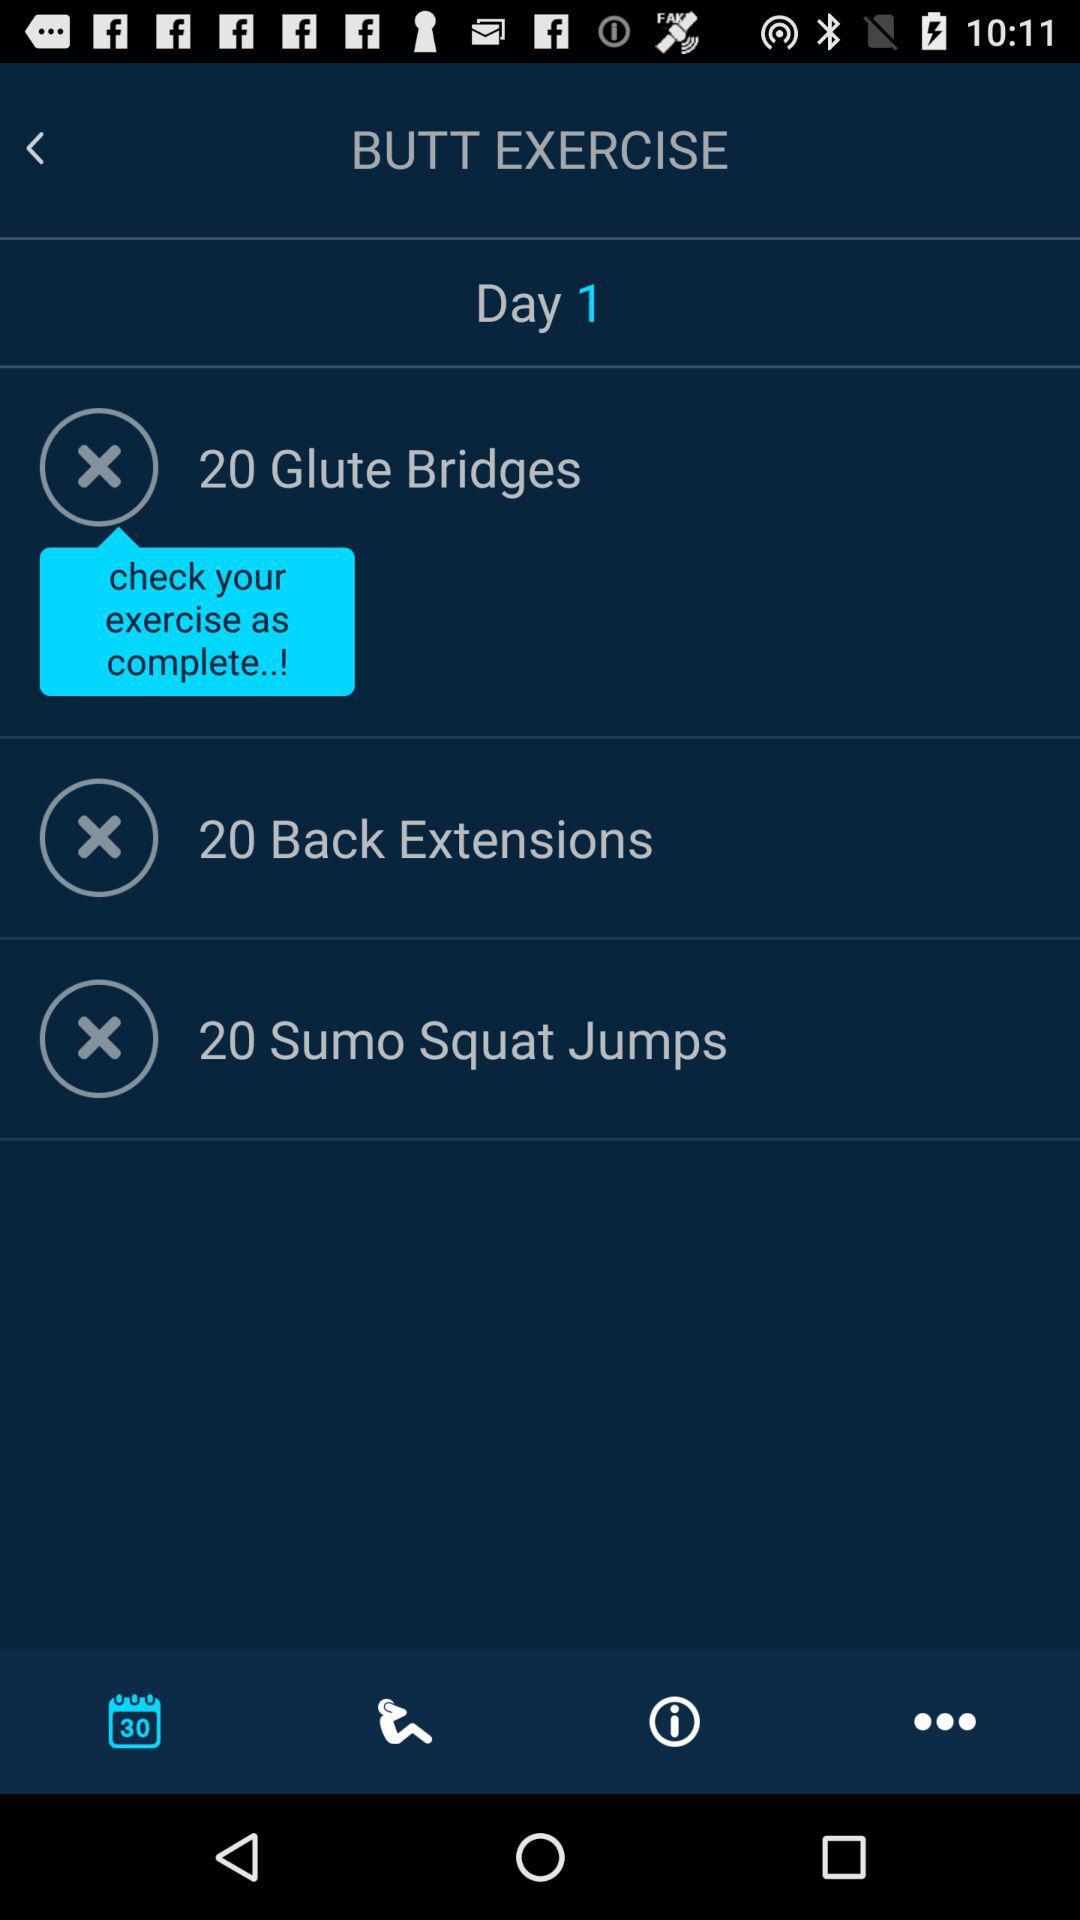 The image size is (1080, 1920). Describe the element at coordinates (99, 837) in the screenshot. I see `check exercise complete` at that location.